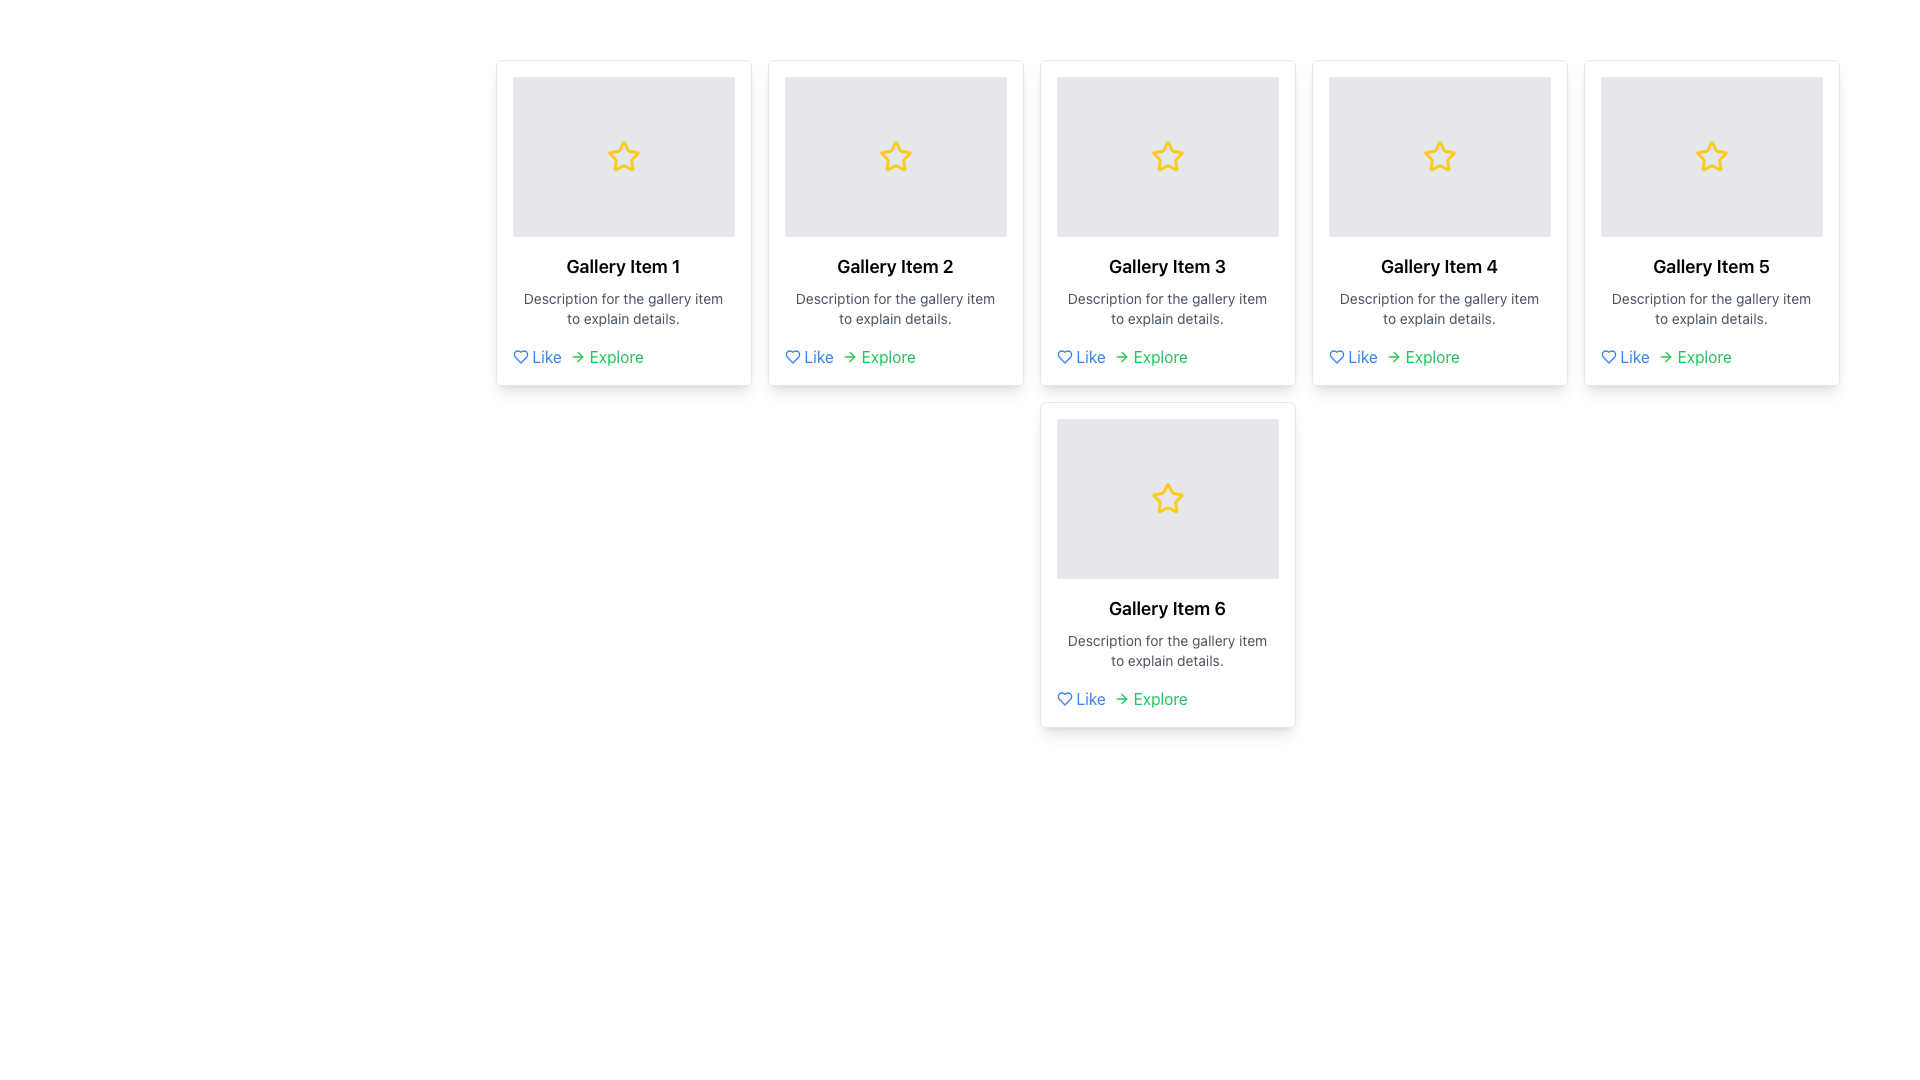 Image resolution: width=1920 pixels, height=1080 pixels. What do you see at coordinates (1665, 356) in the screenshot?
I see `the rightward green arrow icon next to the text 'Explore' in the 'Gallery Item 5' section` at bounding box center [1665, 356].